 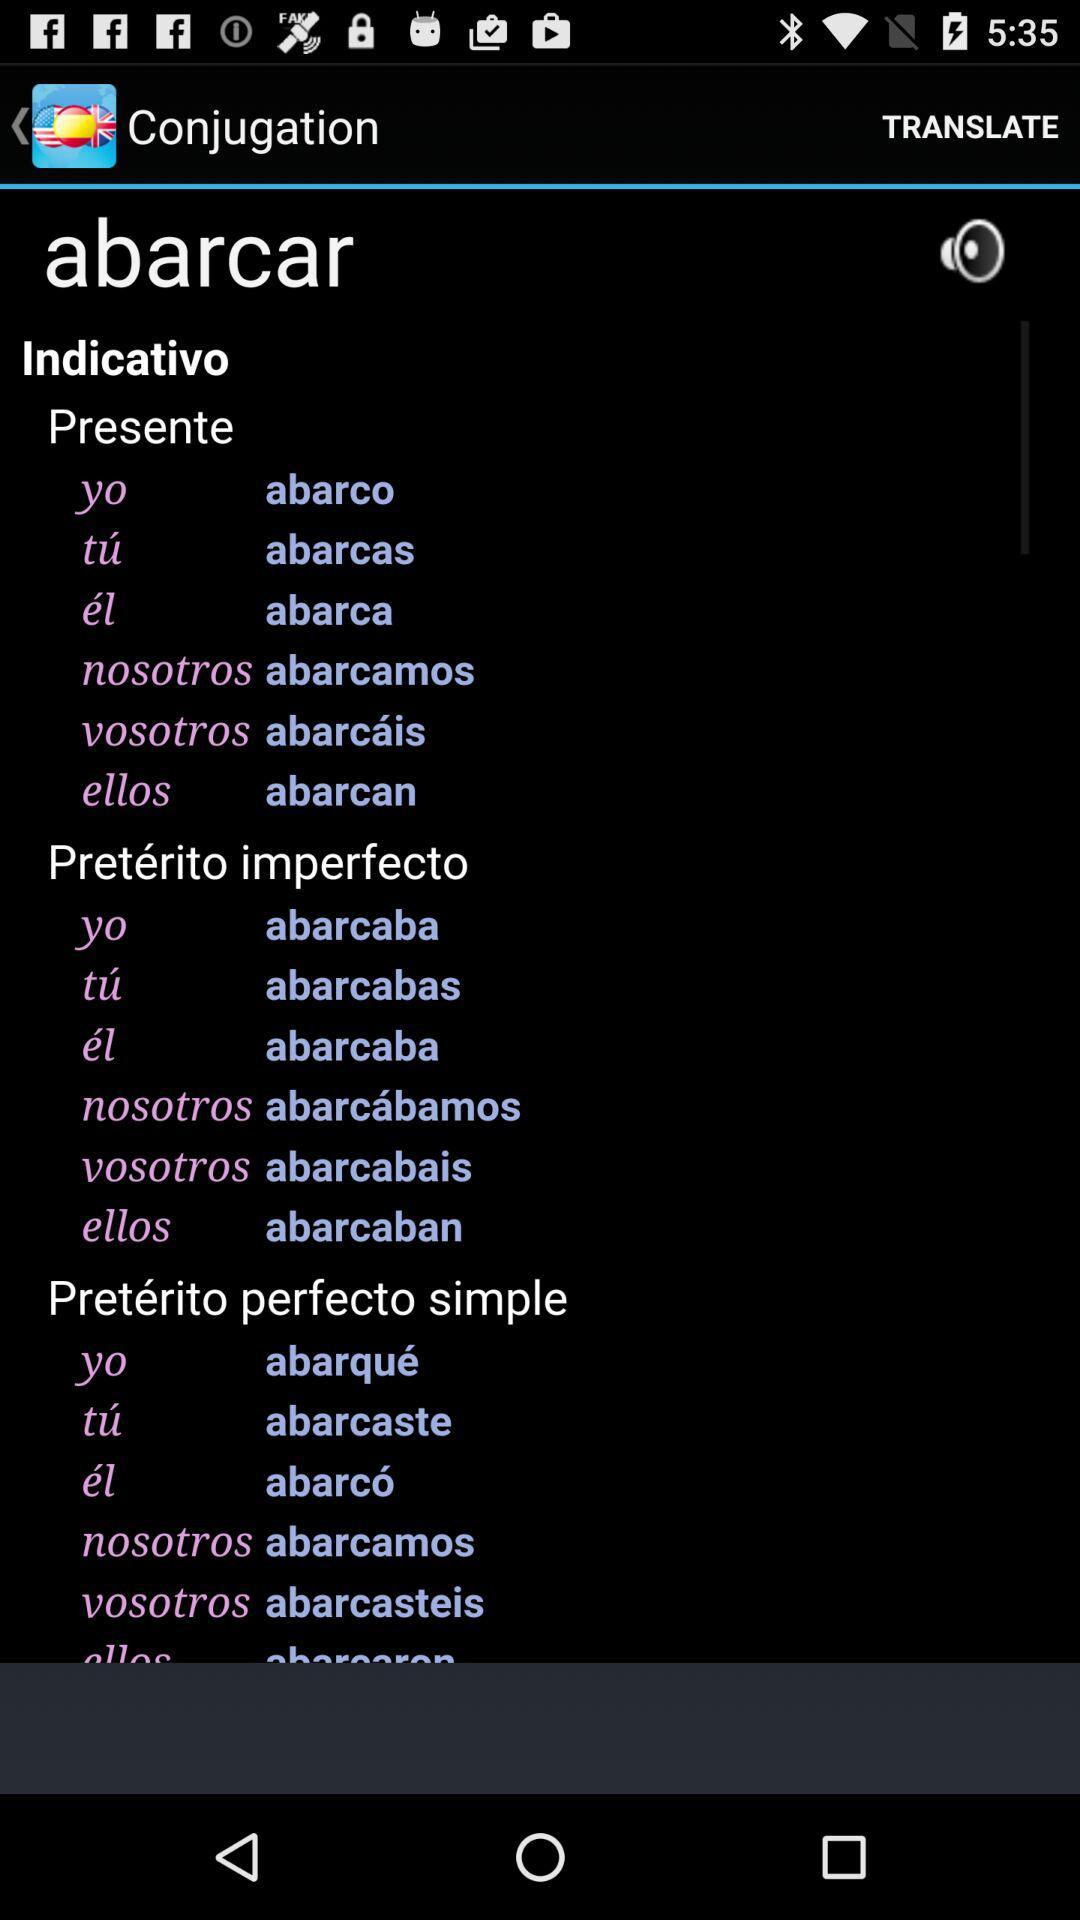 I want to click on sound button, so click(x=971, y=249).